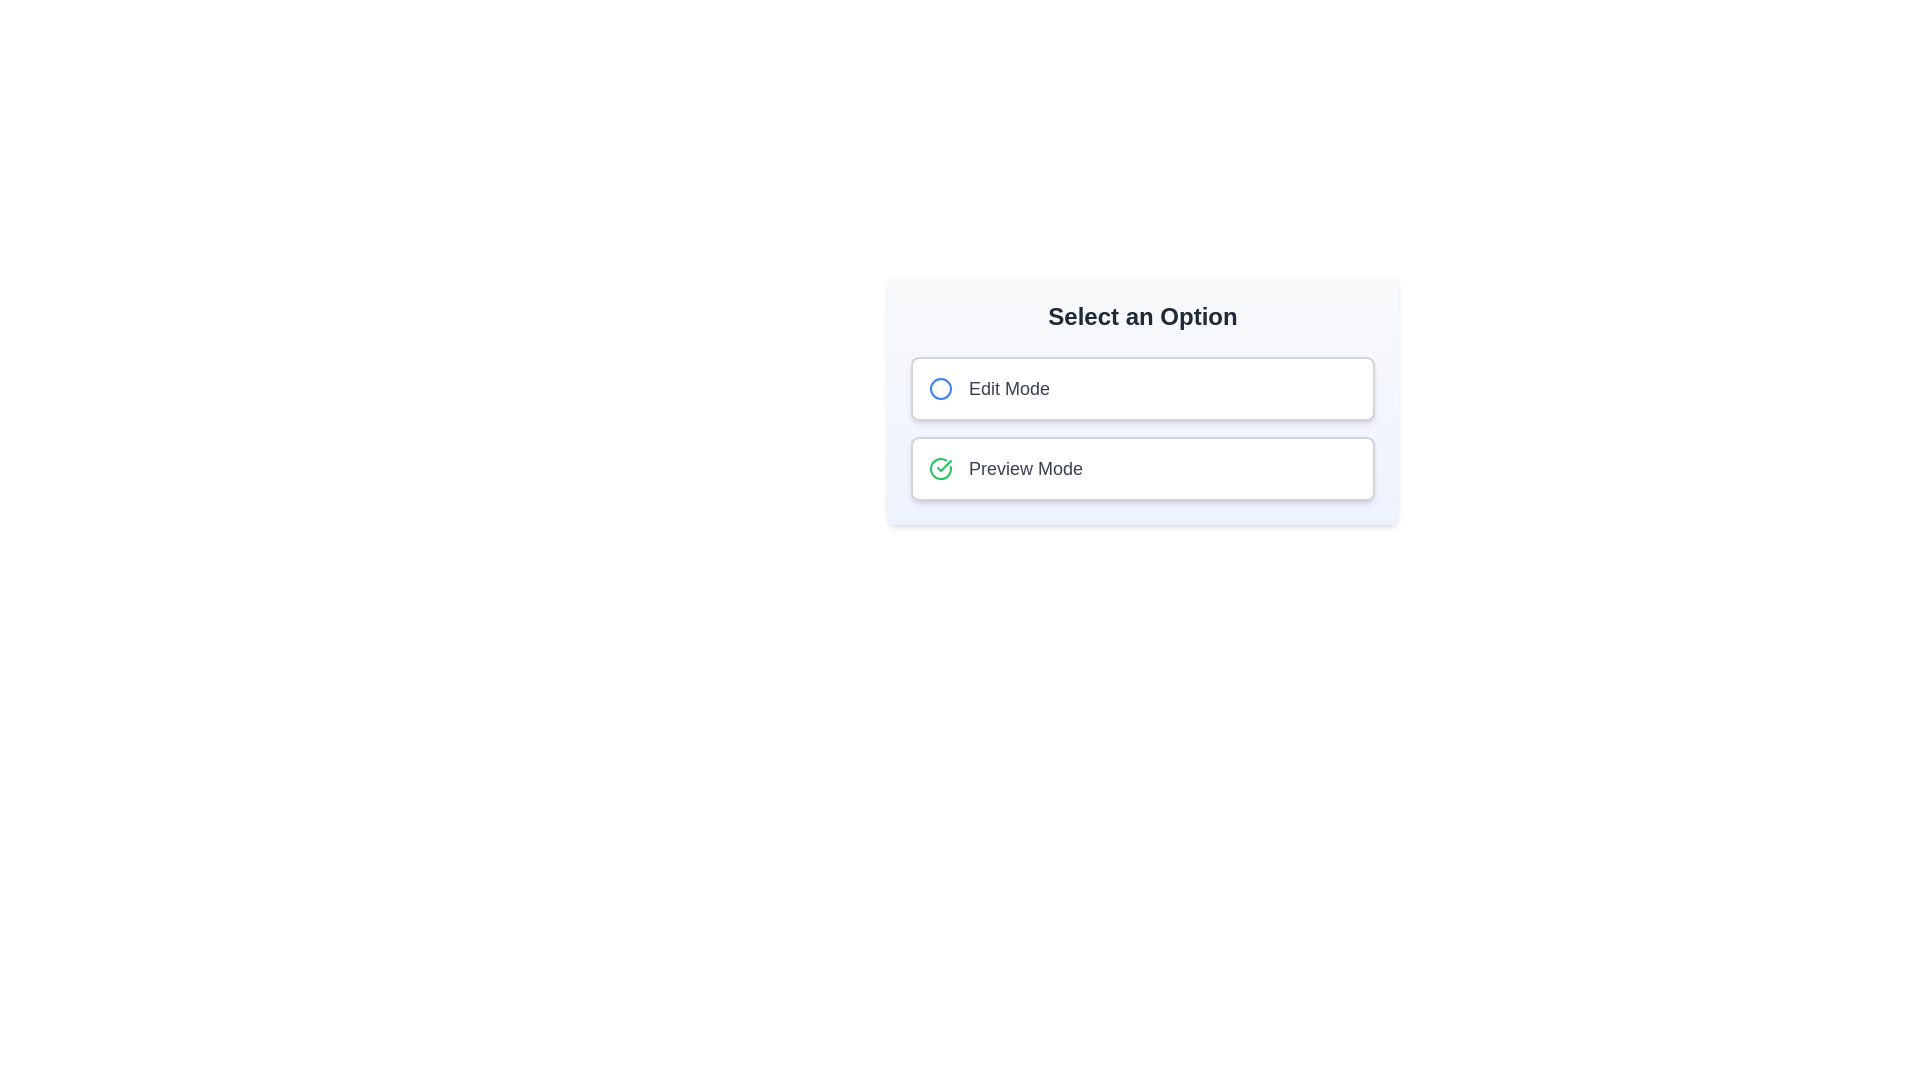  What do you see at coordinates (939, 389) in the screenshot?
I see `the blue circular icon with a hollow center located to the immediate left of the text 'Edit Mode' in the selectable list` at bounding box center [939, 389].